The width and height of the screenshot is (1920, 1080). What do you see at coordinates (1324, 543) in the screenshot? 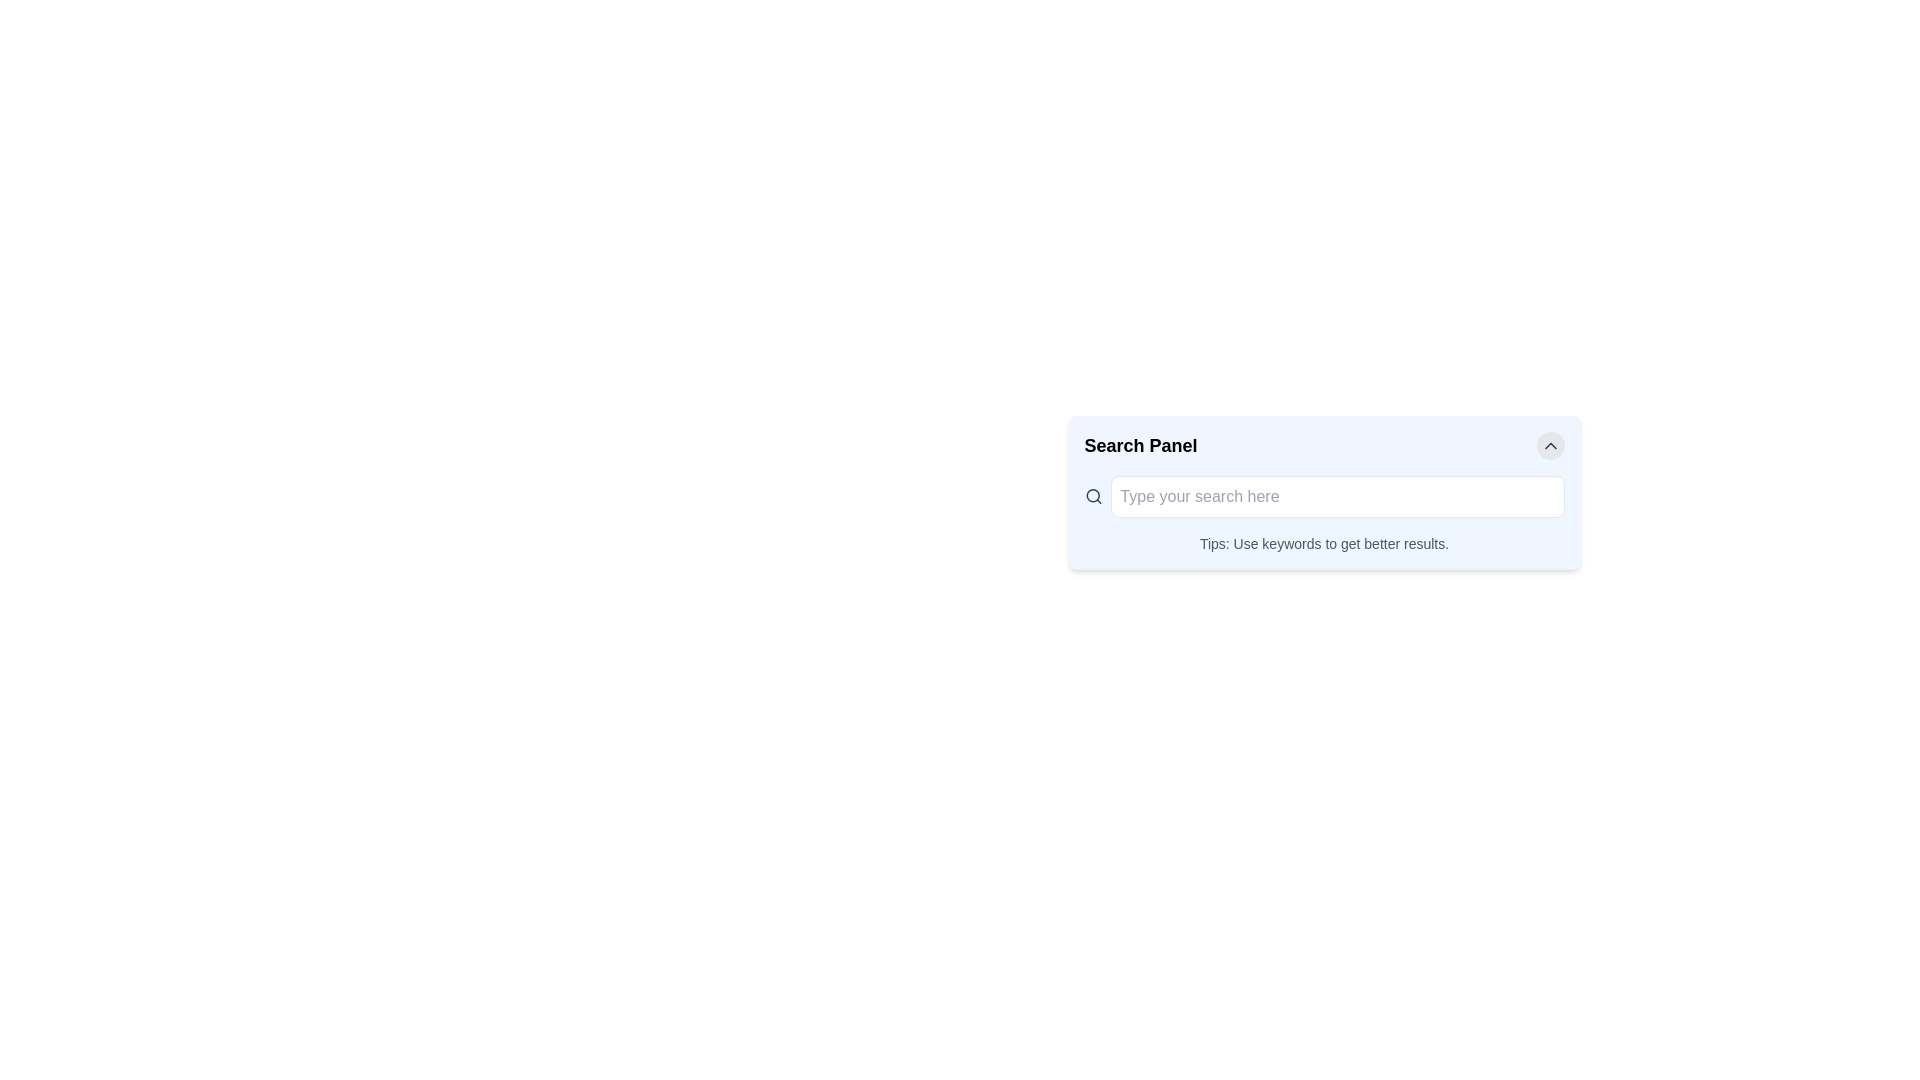
I see `the text label or hint that provides guidance on keywords for better search results, located below the input field with the placeholder 'Type your search here.'` at bounding box center [1324, 543].